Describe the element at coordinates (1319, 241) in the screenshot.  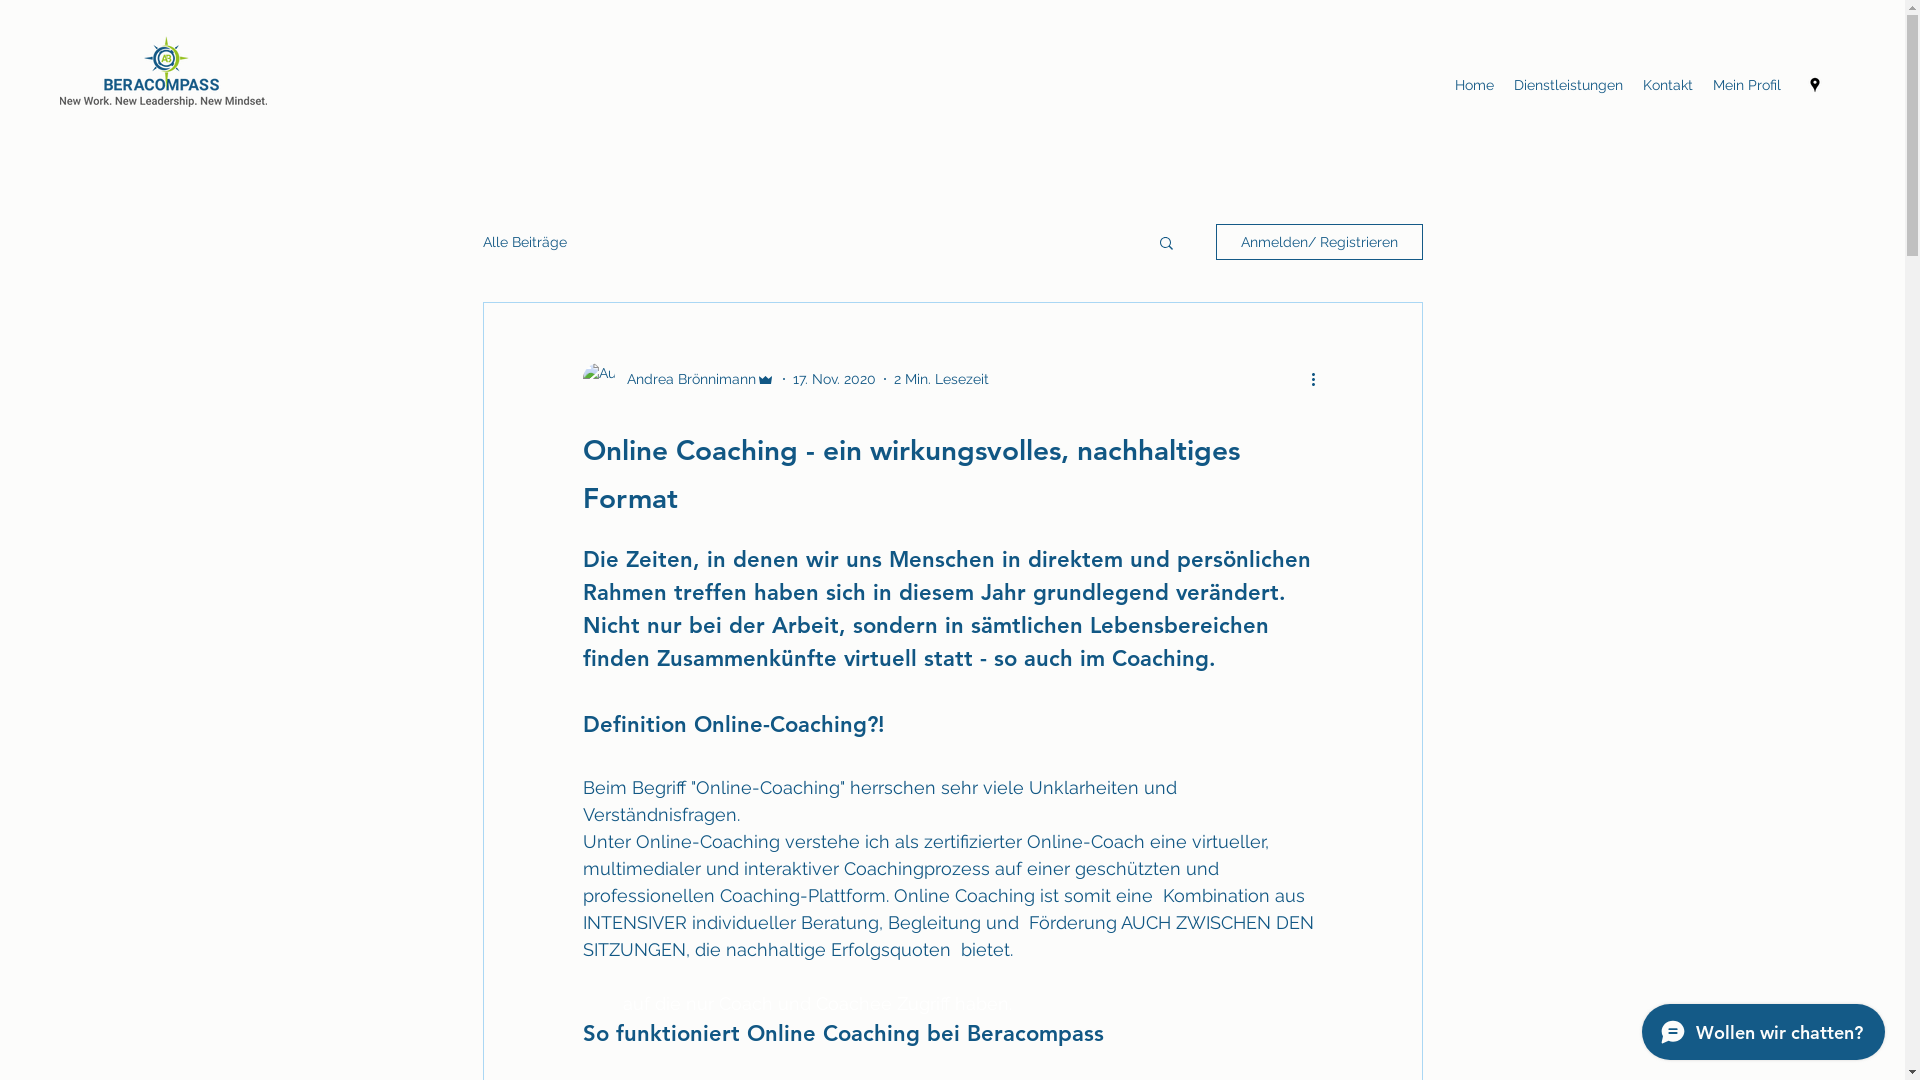
I see `'Anmelden/ Registrieren'` at that location.